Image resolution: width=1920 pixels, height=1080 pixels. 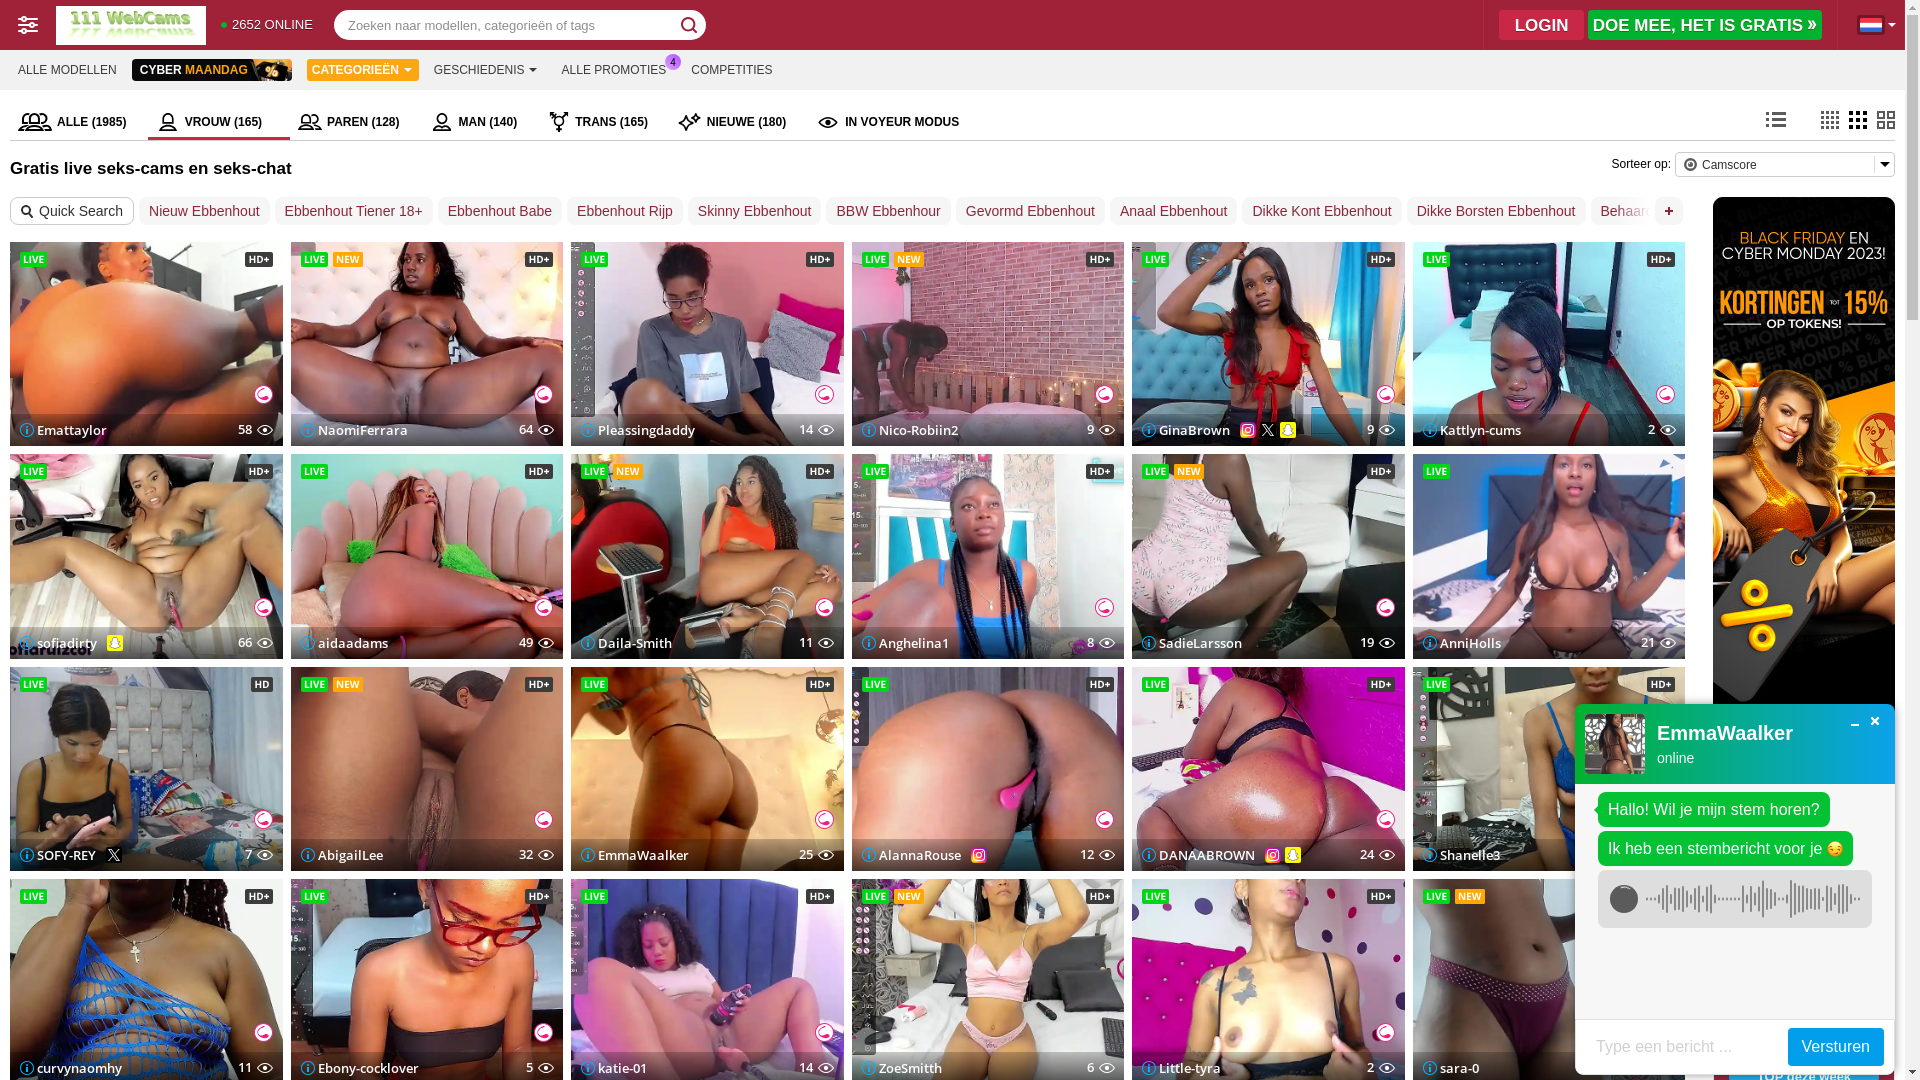 What do you see at coordinates (910, 855) in the screenshot?
I see `'AlannaRouse'` at bounding box center [910, 855].